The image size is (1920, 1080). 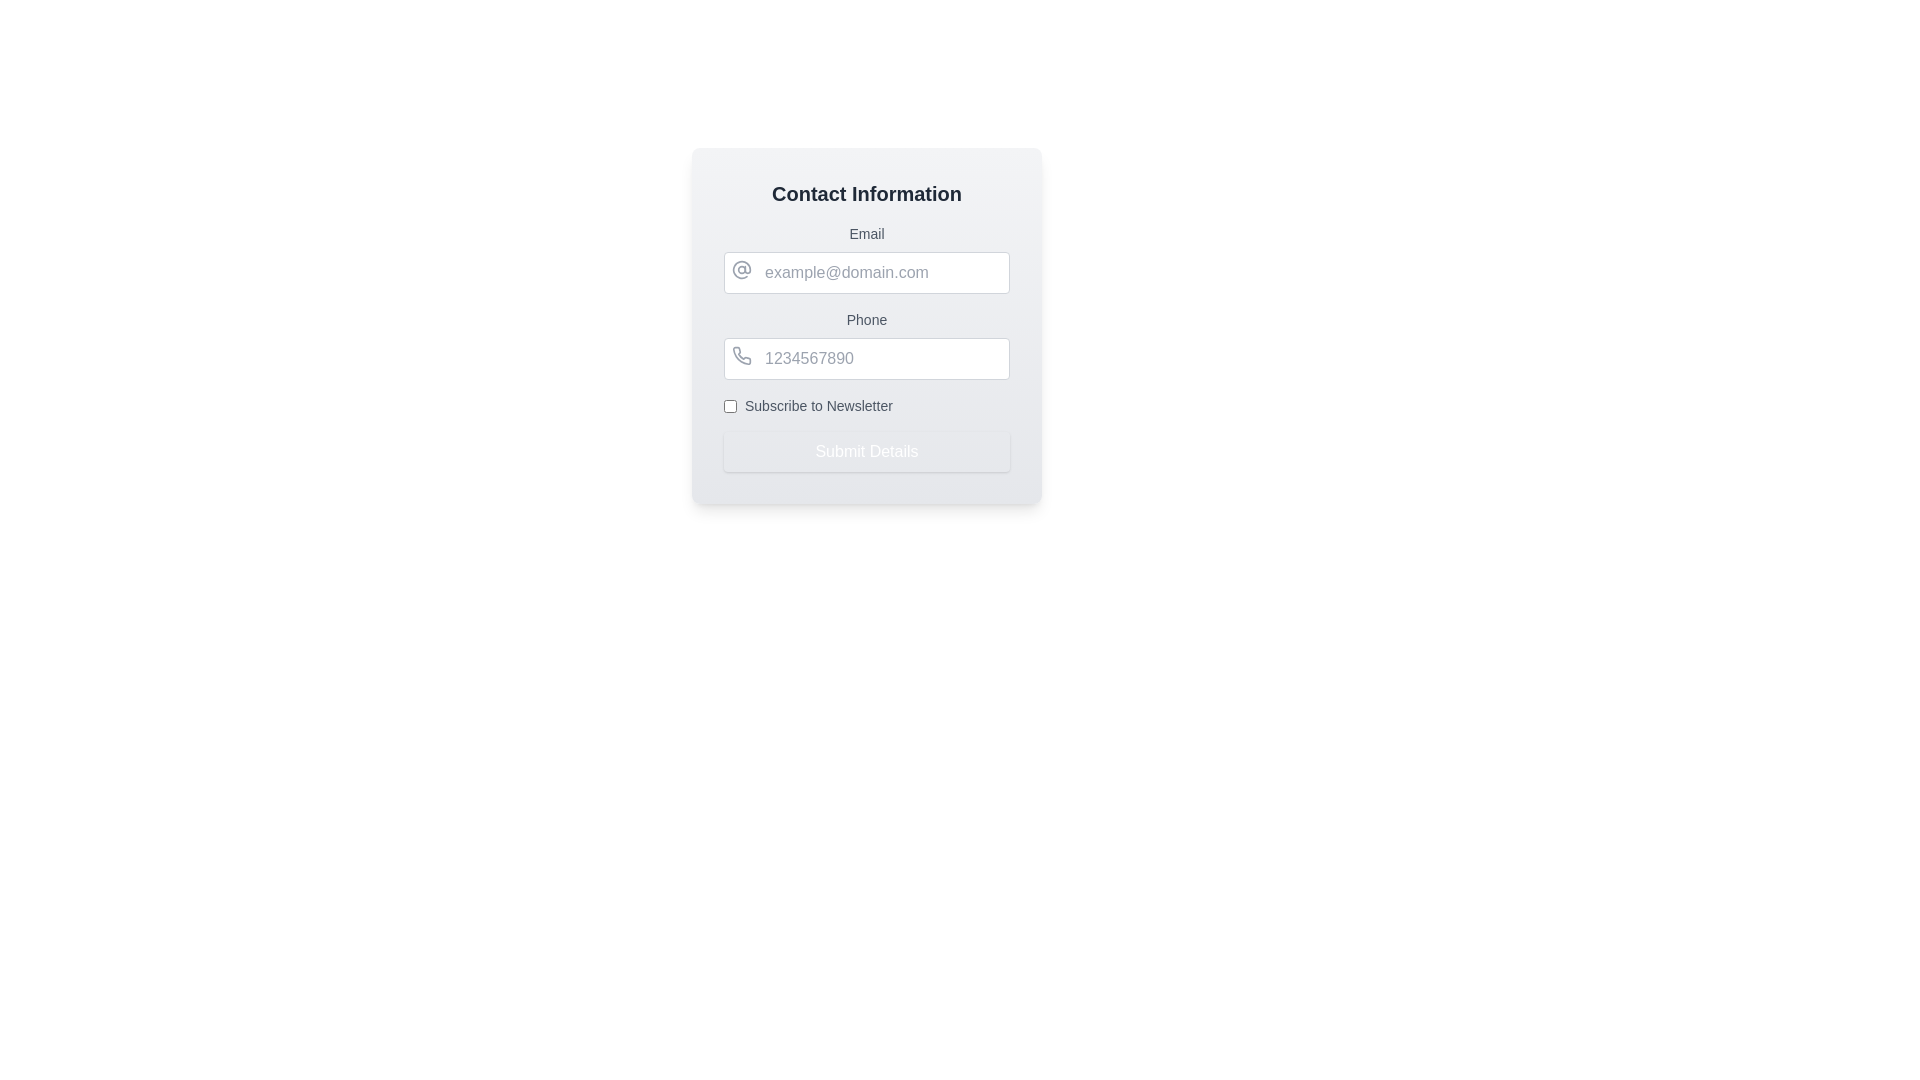 I want to click on the icon located to the left of the email input field, so click(x=741, y=270).